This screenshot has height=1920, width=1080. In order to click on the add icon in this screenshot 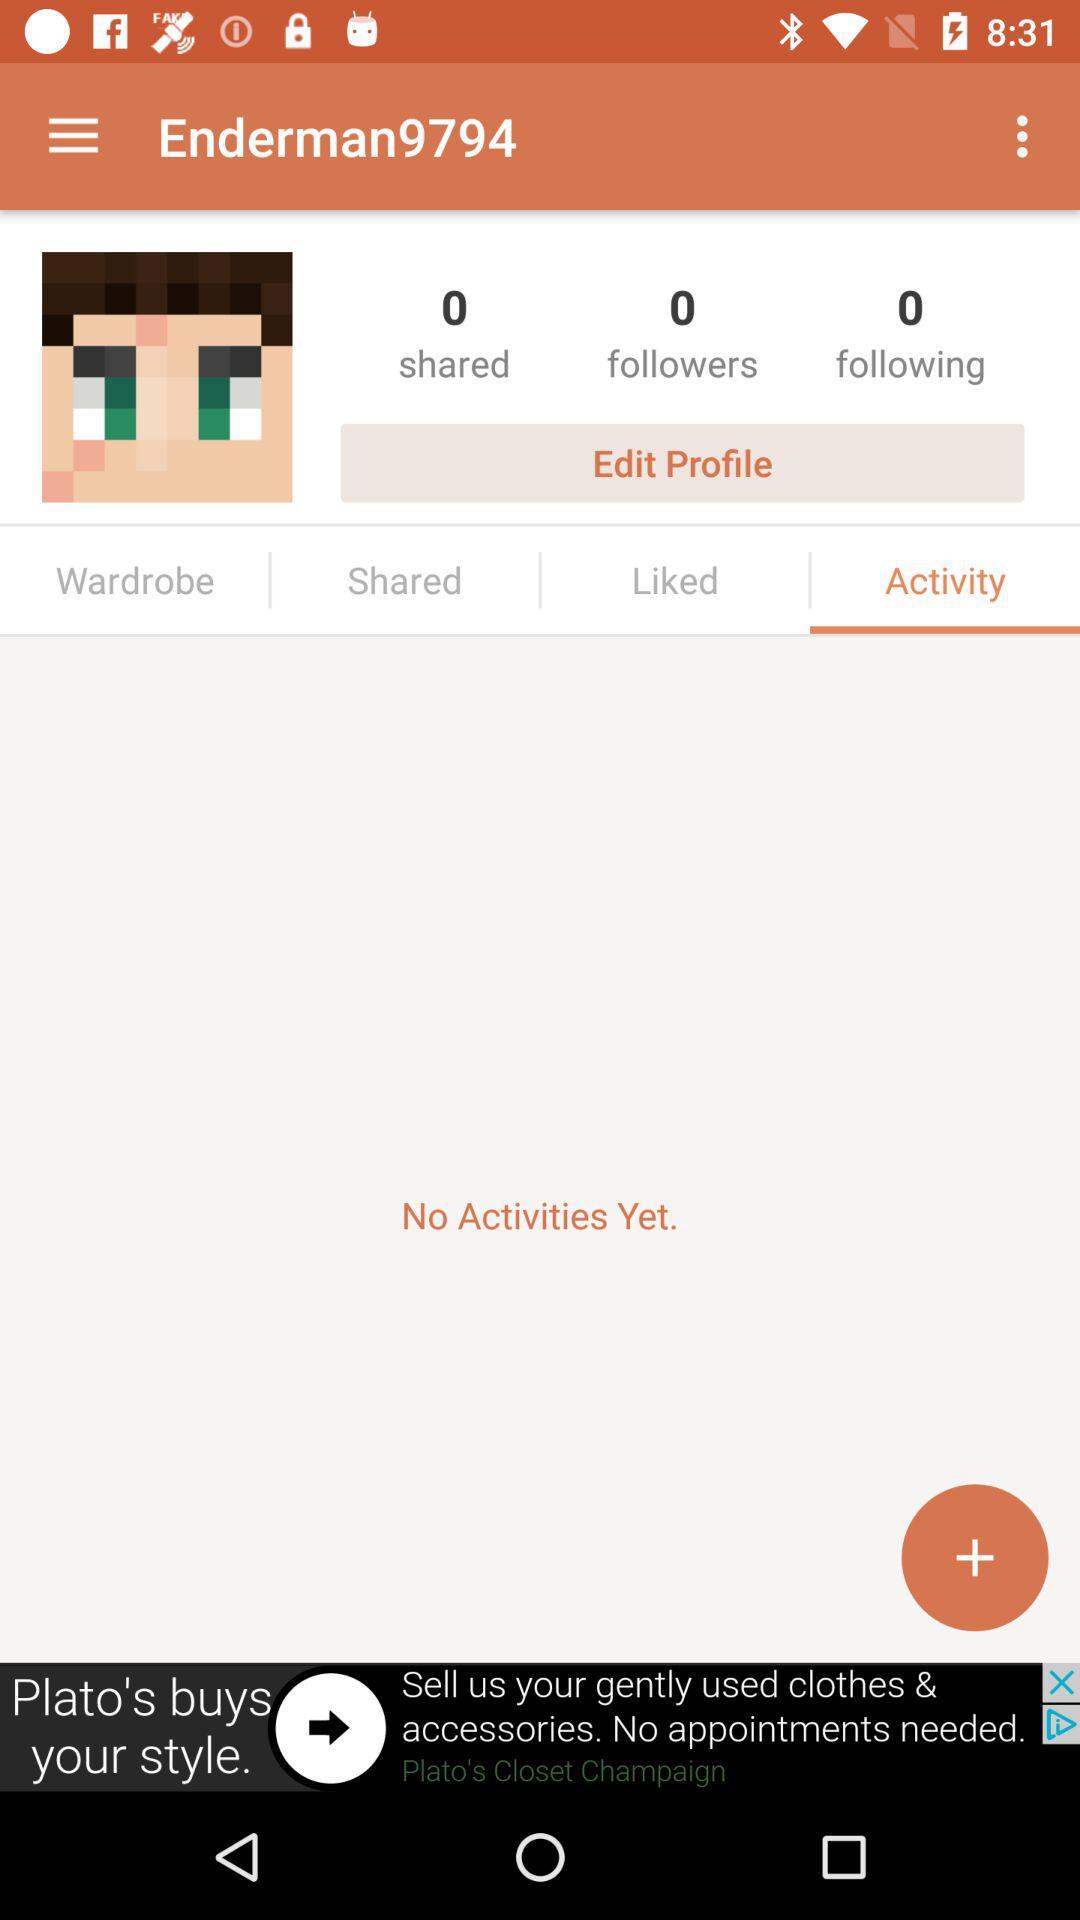, I will do `click(974, 1556)`.